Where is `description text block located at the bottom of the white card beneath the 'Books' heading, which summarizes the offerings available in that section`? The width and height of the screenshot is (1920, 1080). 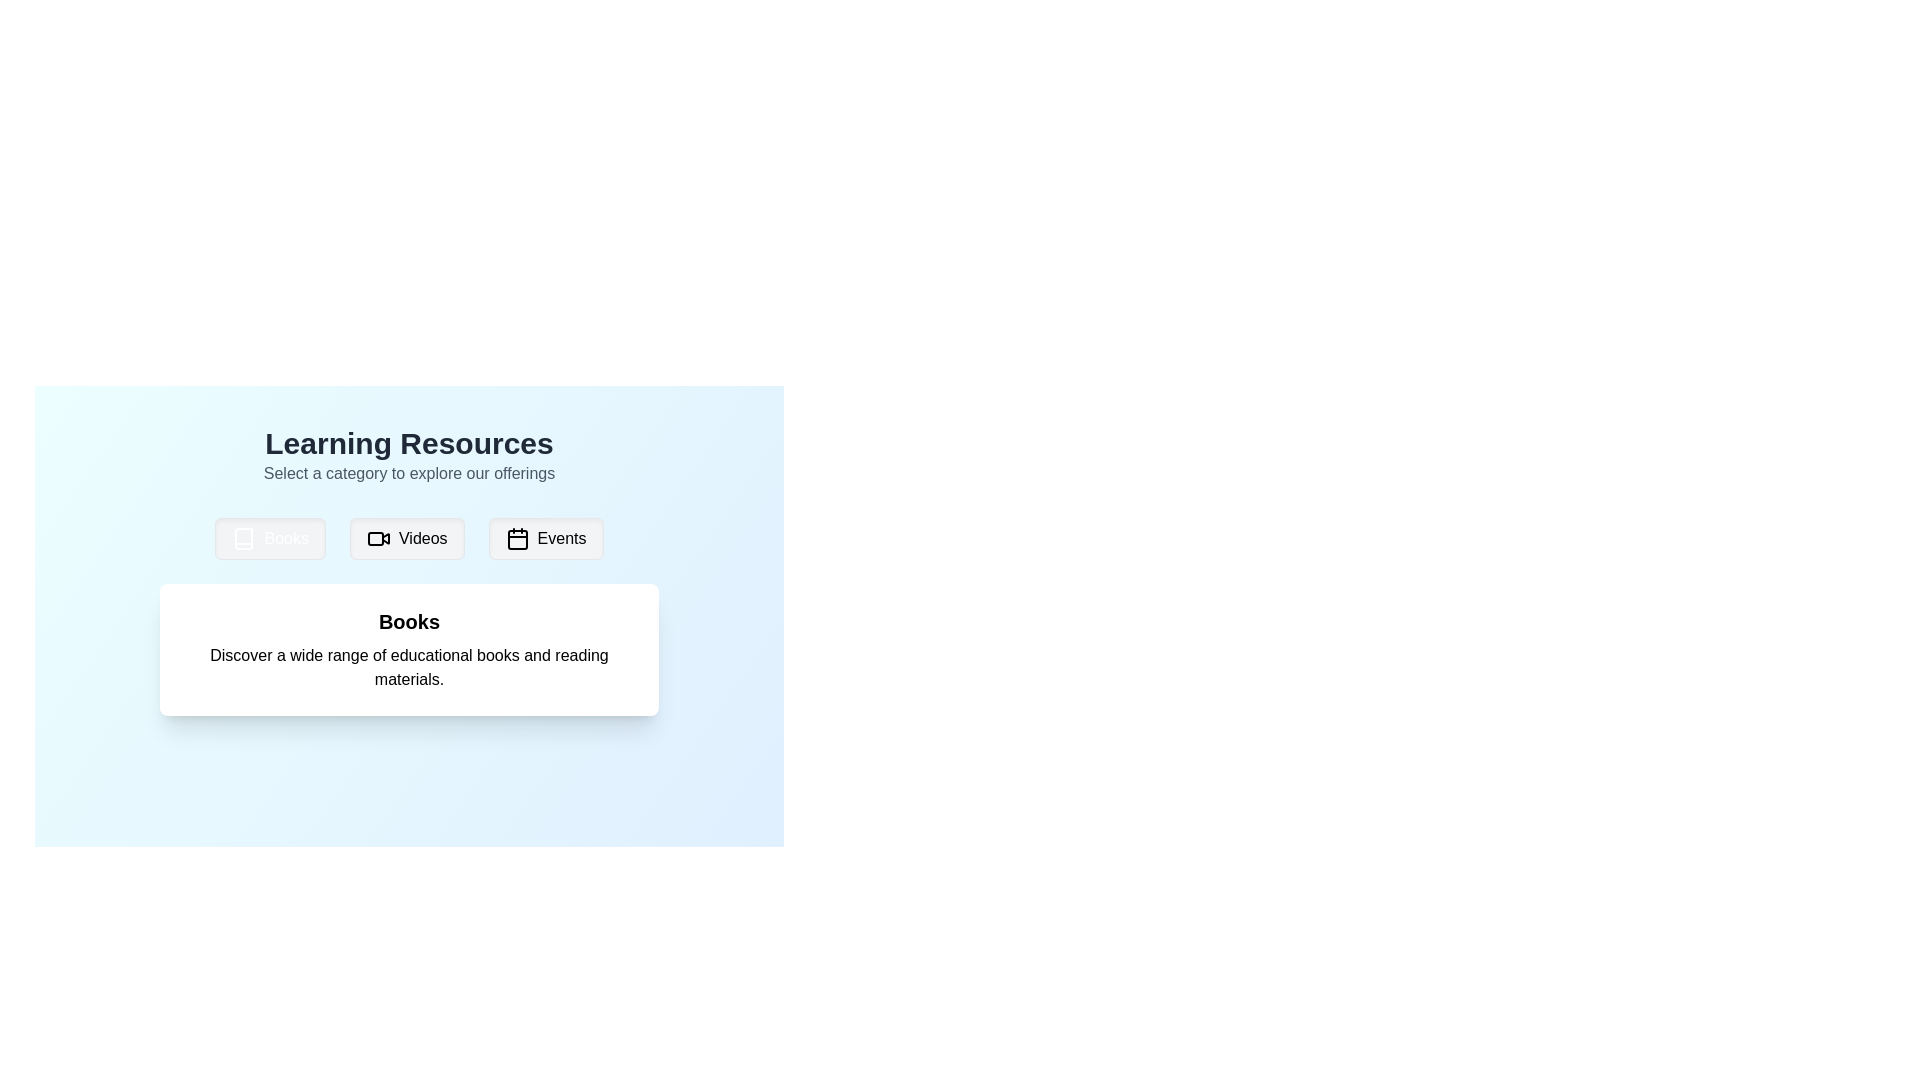 description text block located at the bottom of the white card beneath the 'Books' heading, which summarizes the offerings available in that section is located at coordinates (408, 667).